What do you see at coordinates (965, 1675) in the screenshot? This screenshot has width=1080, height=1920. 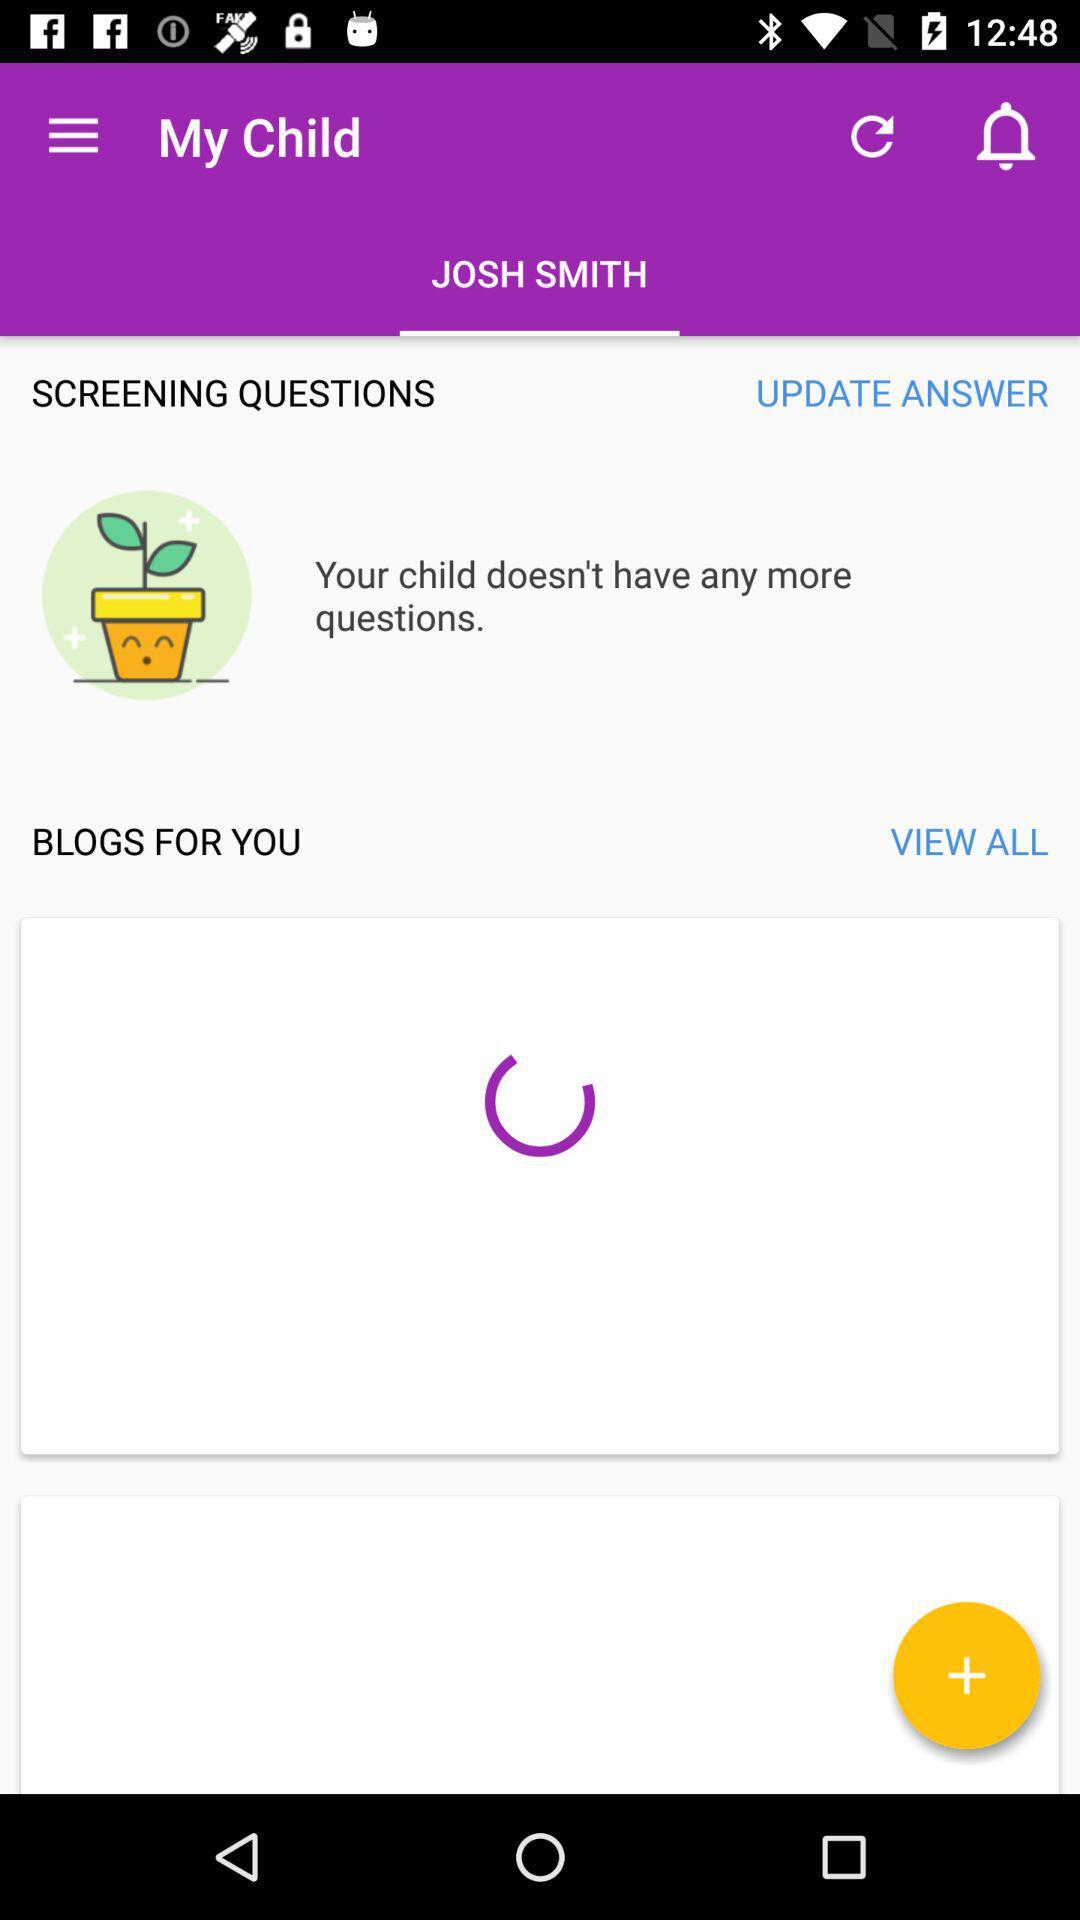 I see `the add icon` at bounding box center [965, 1675].